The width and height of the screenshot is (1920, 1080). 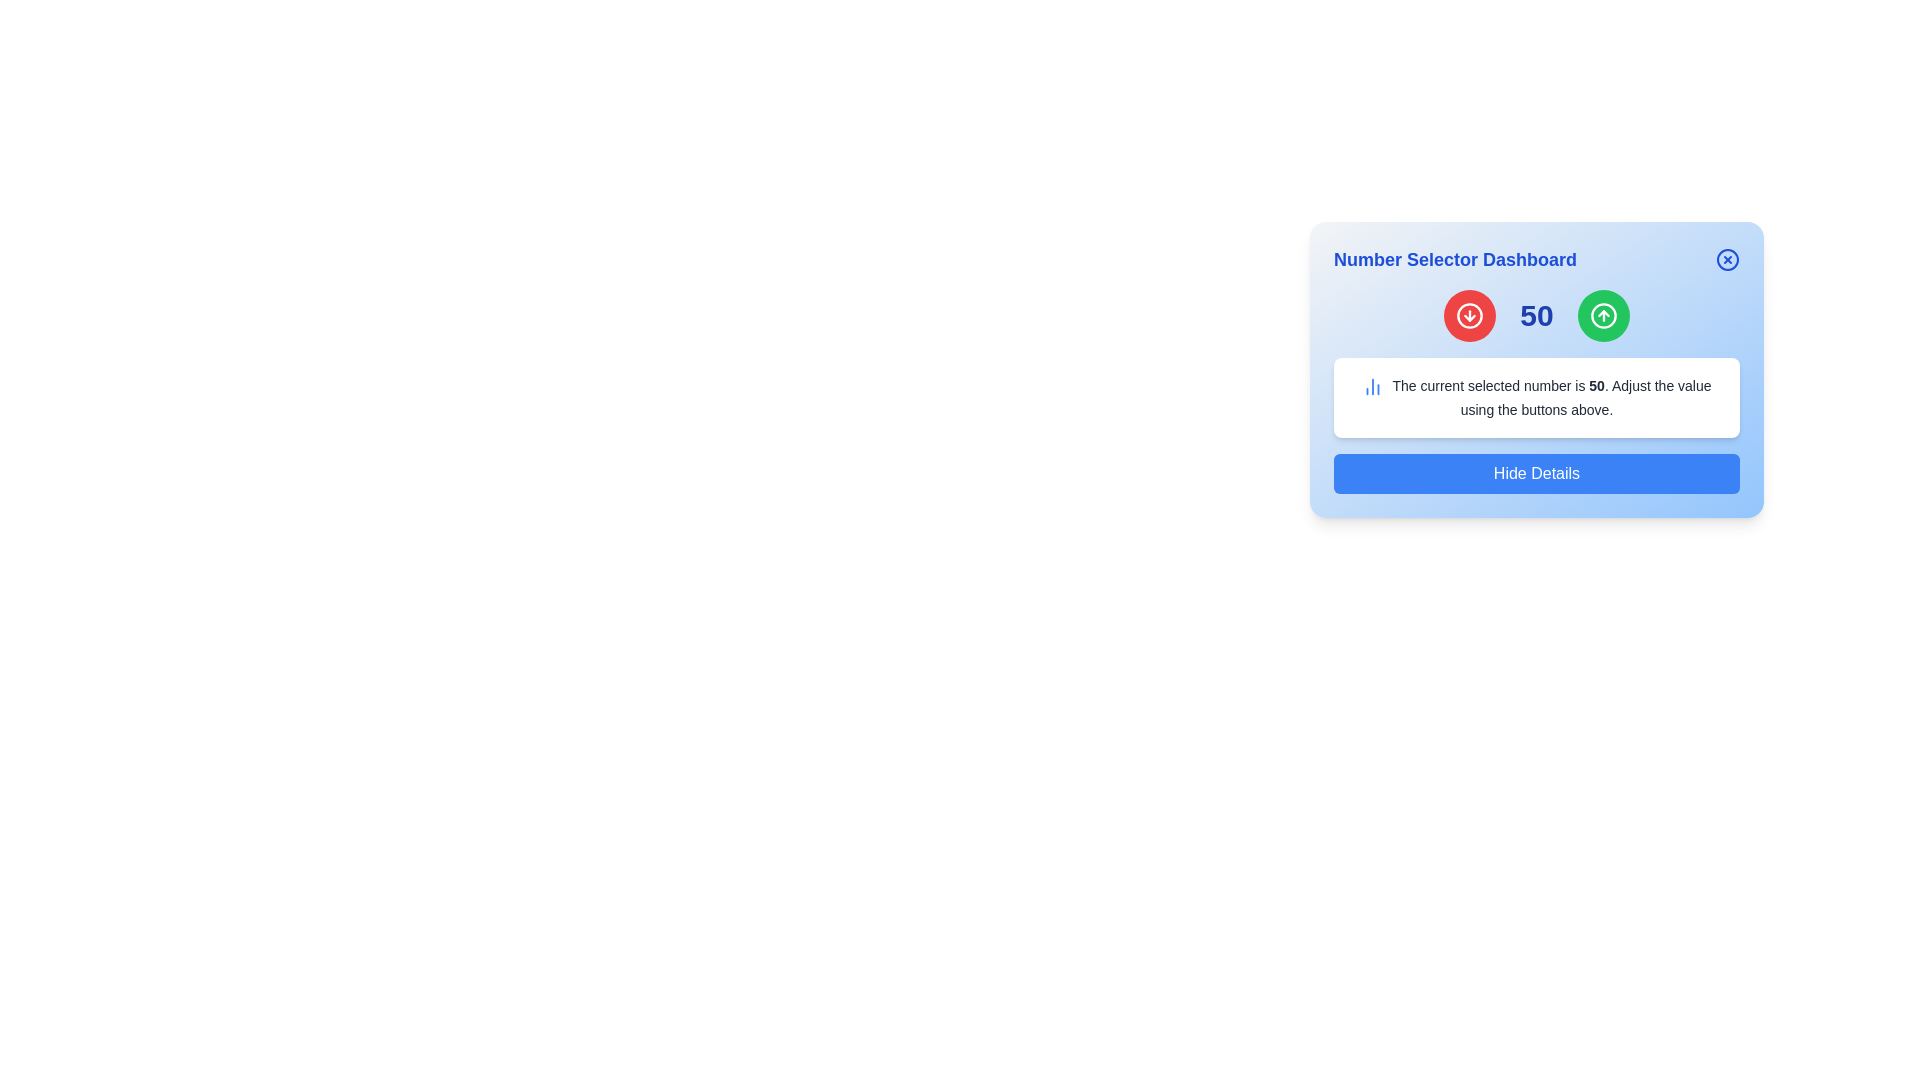 What do you see at coordinates (1470, 315) in the screenshot?
I see `the leftmost button in the number selection control interface` at bounding box center [1470, 315].